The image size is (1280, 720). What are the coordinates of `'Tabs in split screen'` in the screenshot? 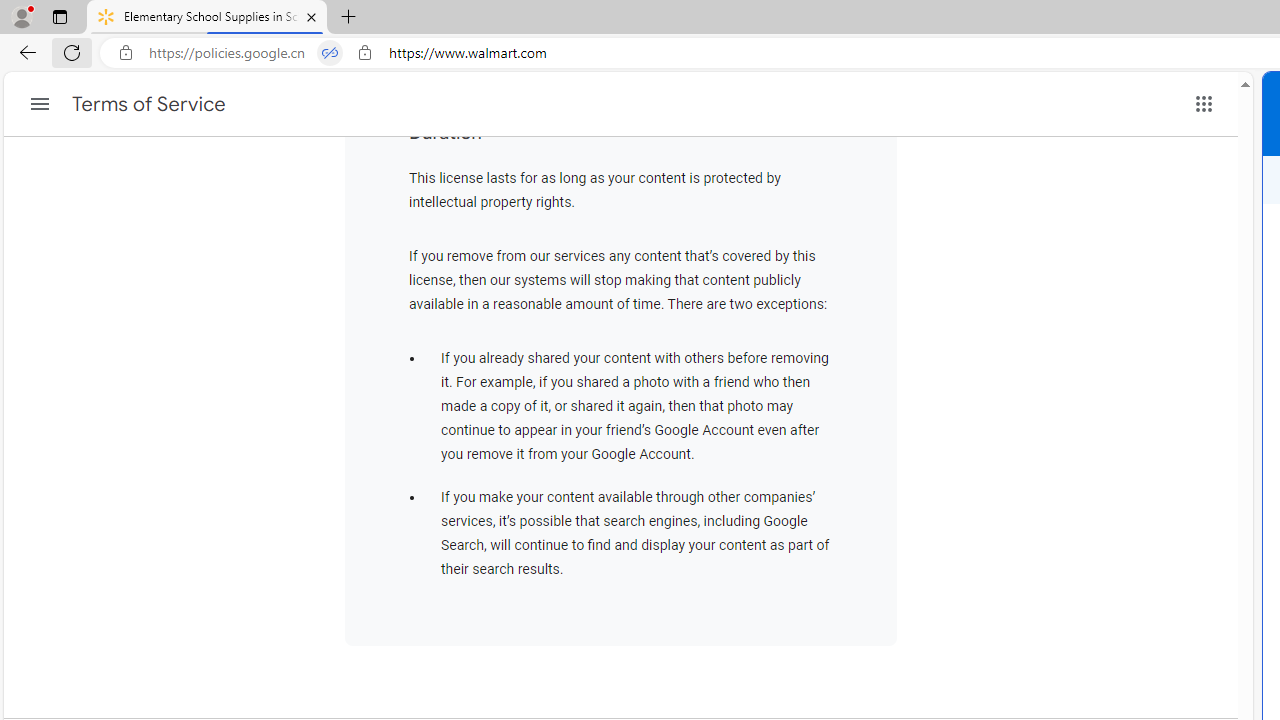 It's located at (330, 52).